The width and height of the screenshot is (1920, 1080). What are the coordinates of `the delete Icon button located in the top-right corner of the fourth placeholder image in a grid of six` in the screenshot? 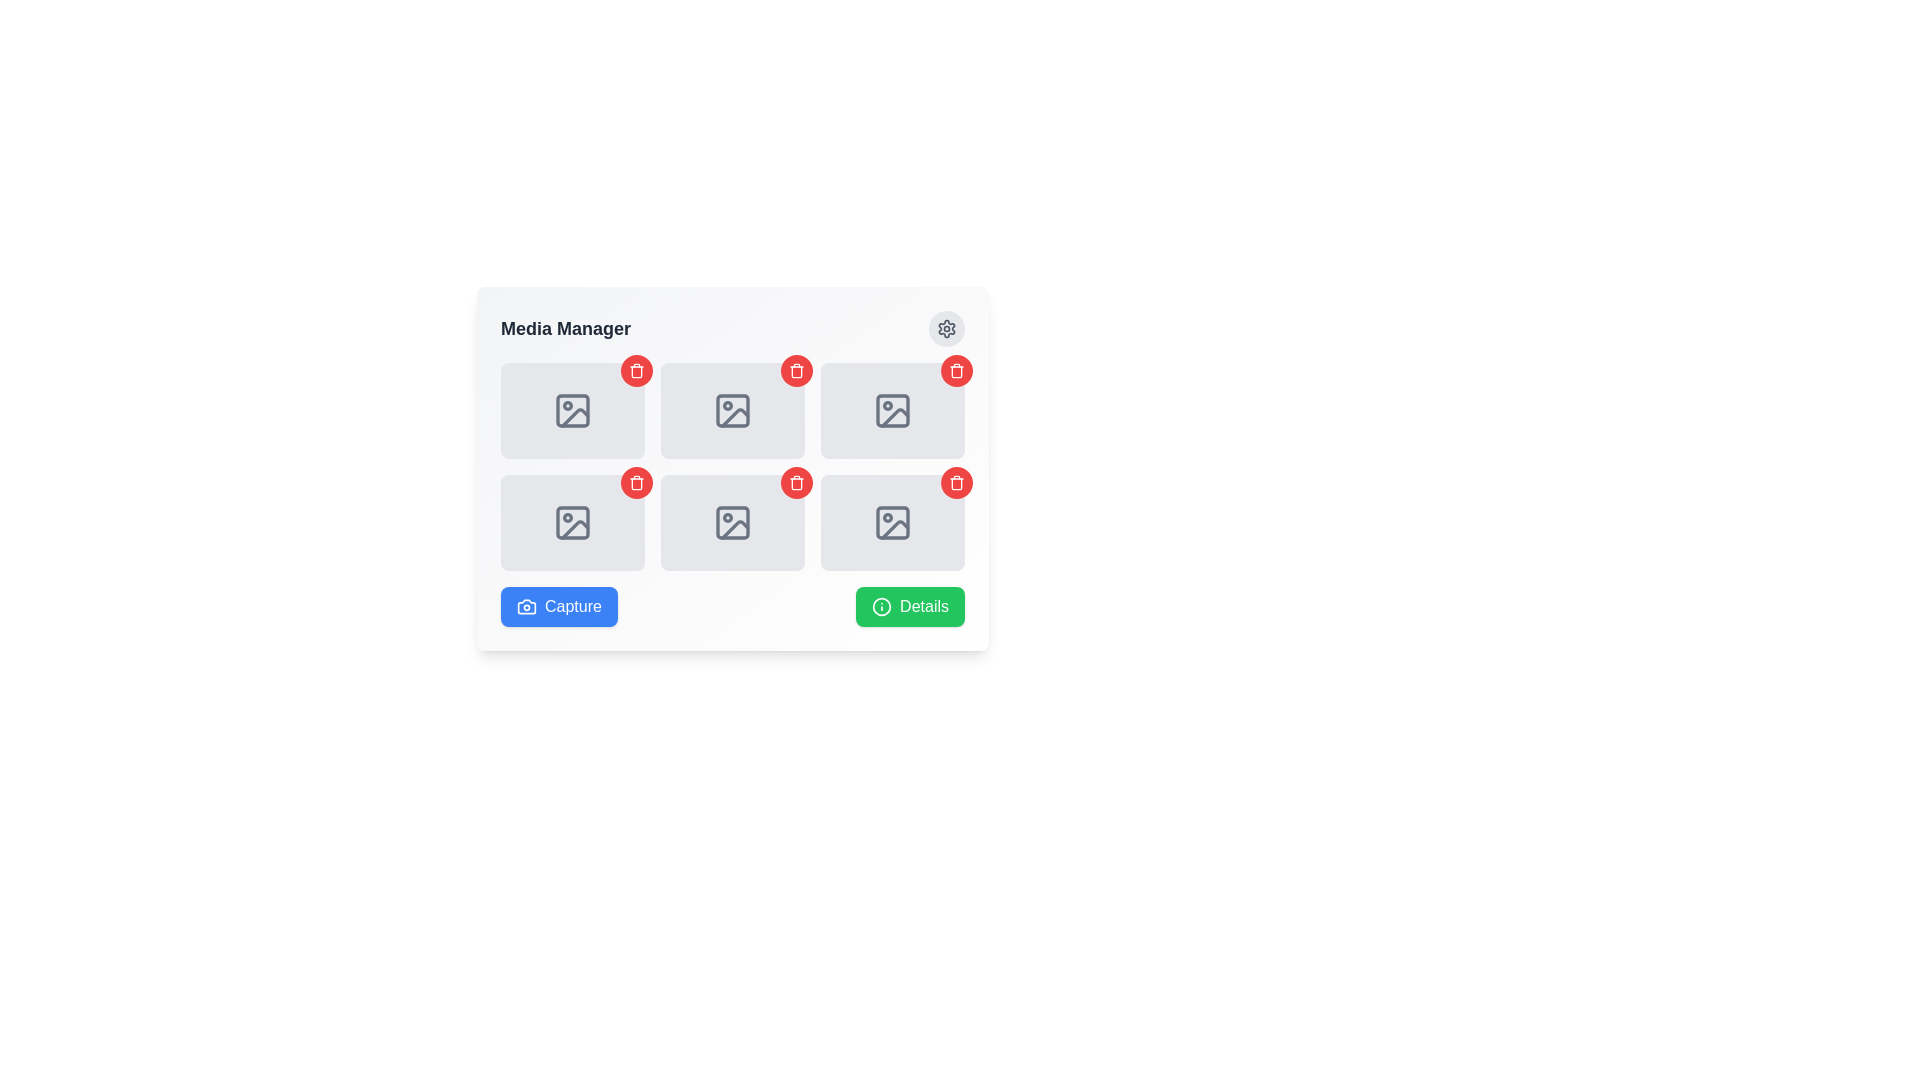 It's located at (795, 482).